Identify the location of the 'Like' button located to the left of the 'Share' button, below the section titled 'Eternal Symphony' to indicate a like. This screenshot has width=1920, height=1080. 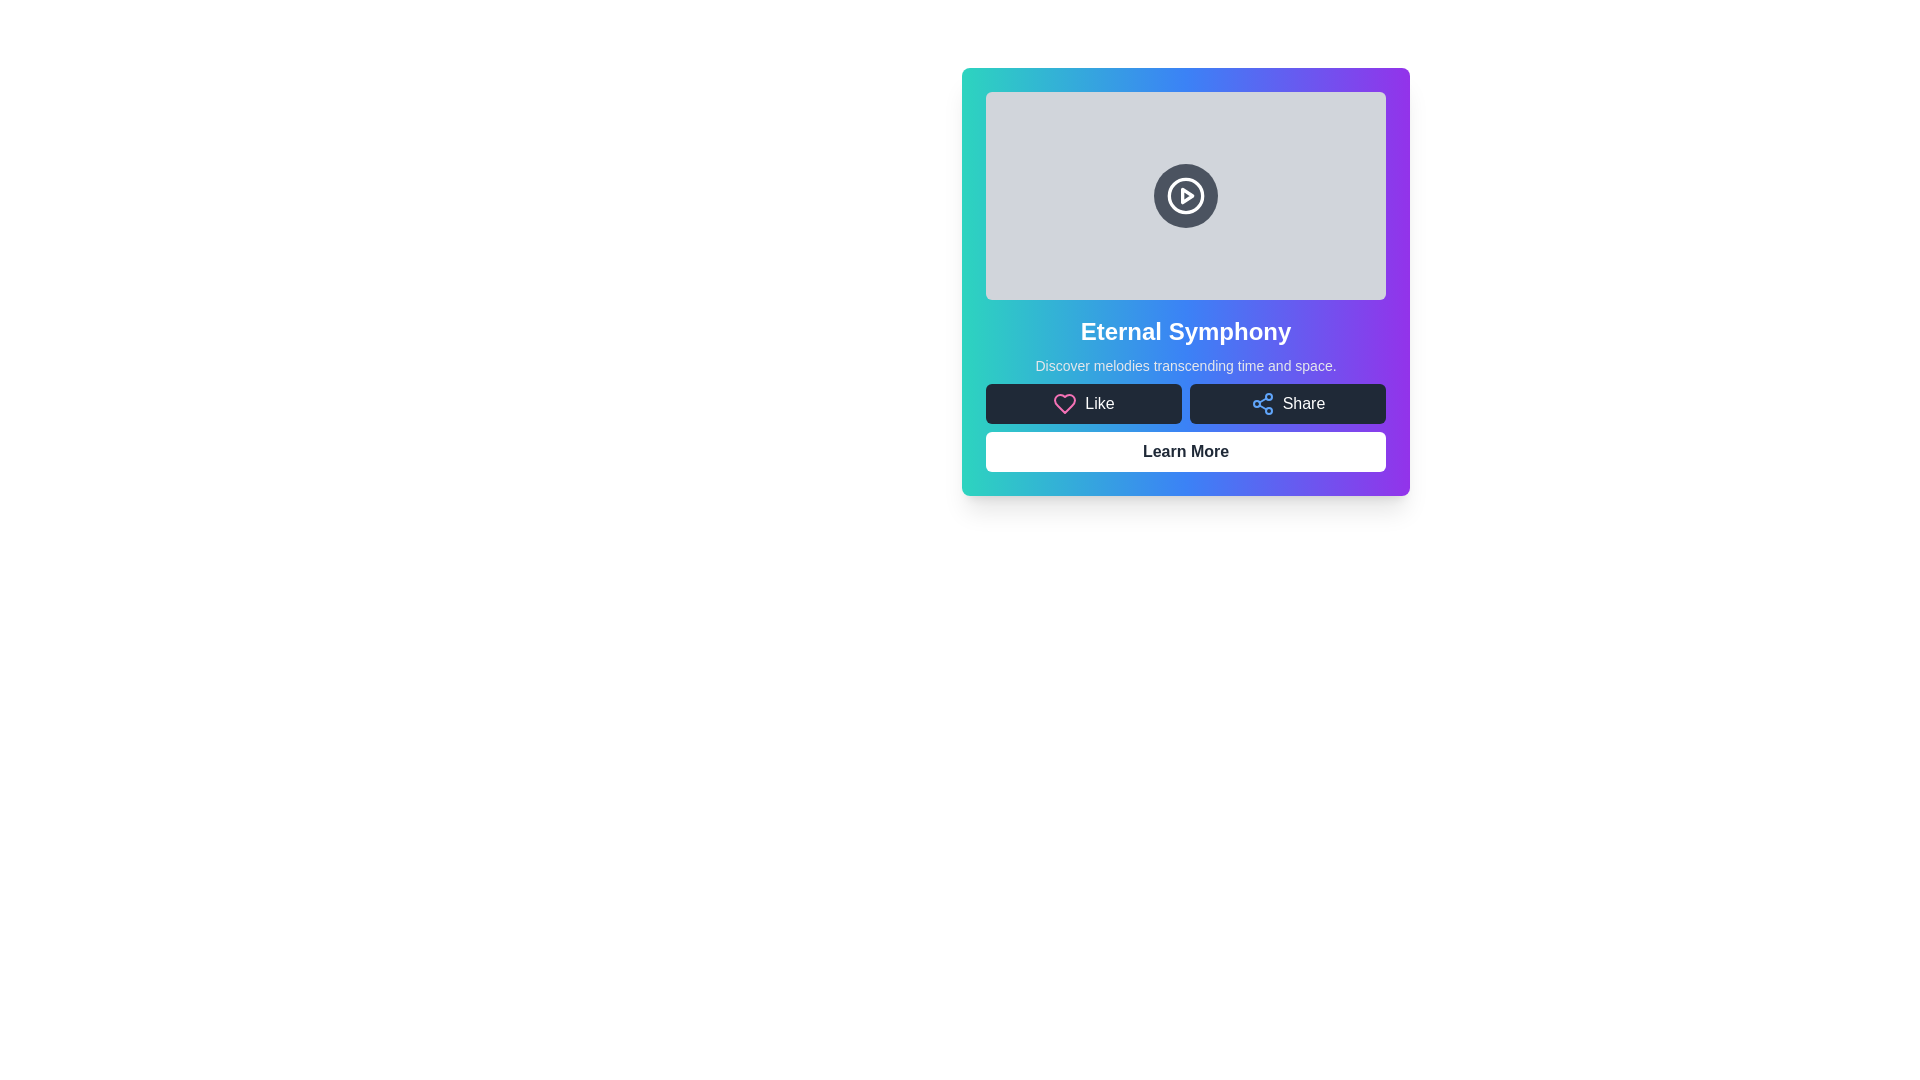
(1083, 404).